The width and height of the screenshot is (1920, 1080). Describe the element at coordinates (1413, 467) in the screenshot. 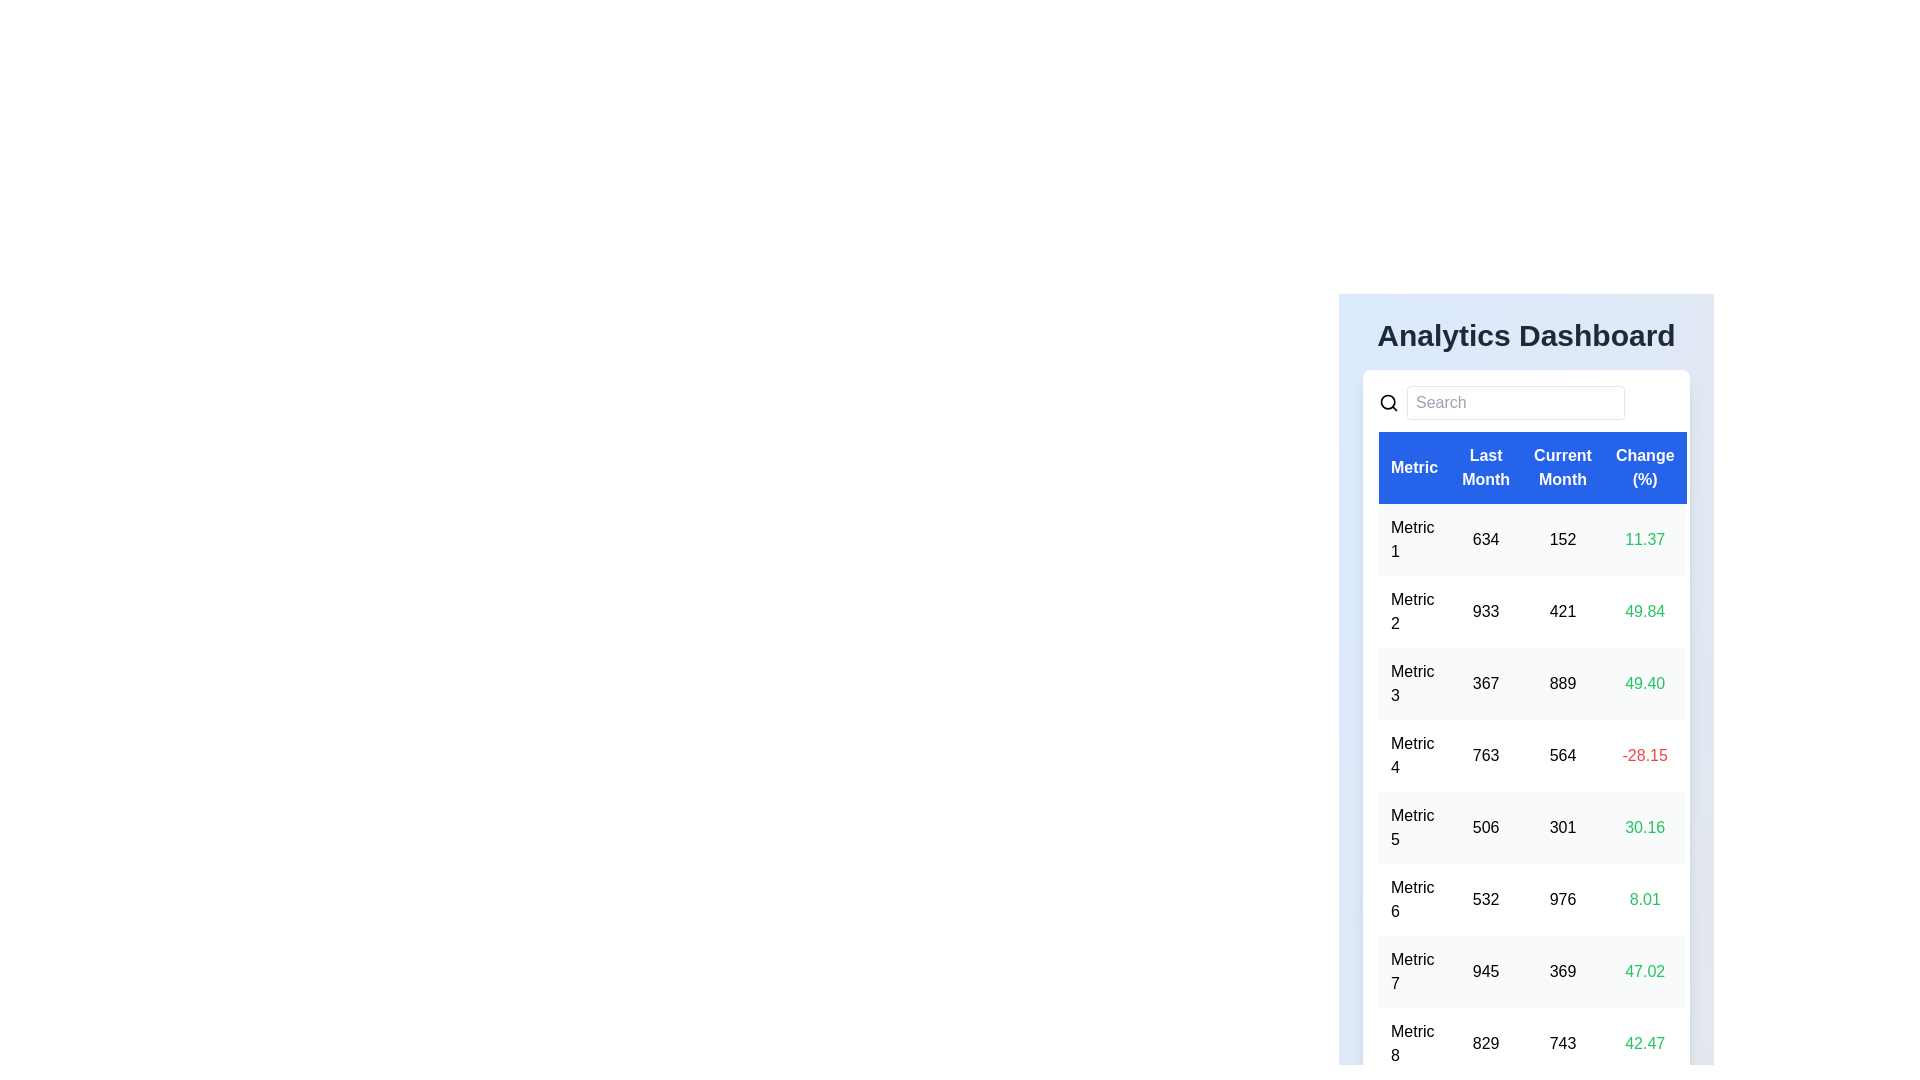

I see `the table header labeled 'Metric' to sort the data by that column` at that location.